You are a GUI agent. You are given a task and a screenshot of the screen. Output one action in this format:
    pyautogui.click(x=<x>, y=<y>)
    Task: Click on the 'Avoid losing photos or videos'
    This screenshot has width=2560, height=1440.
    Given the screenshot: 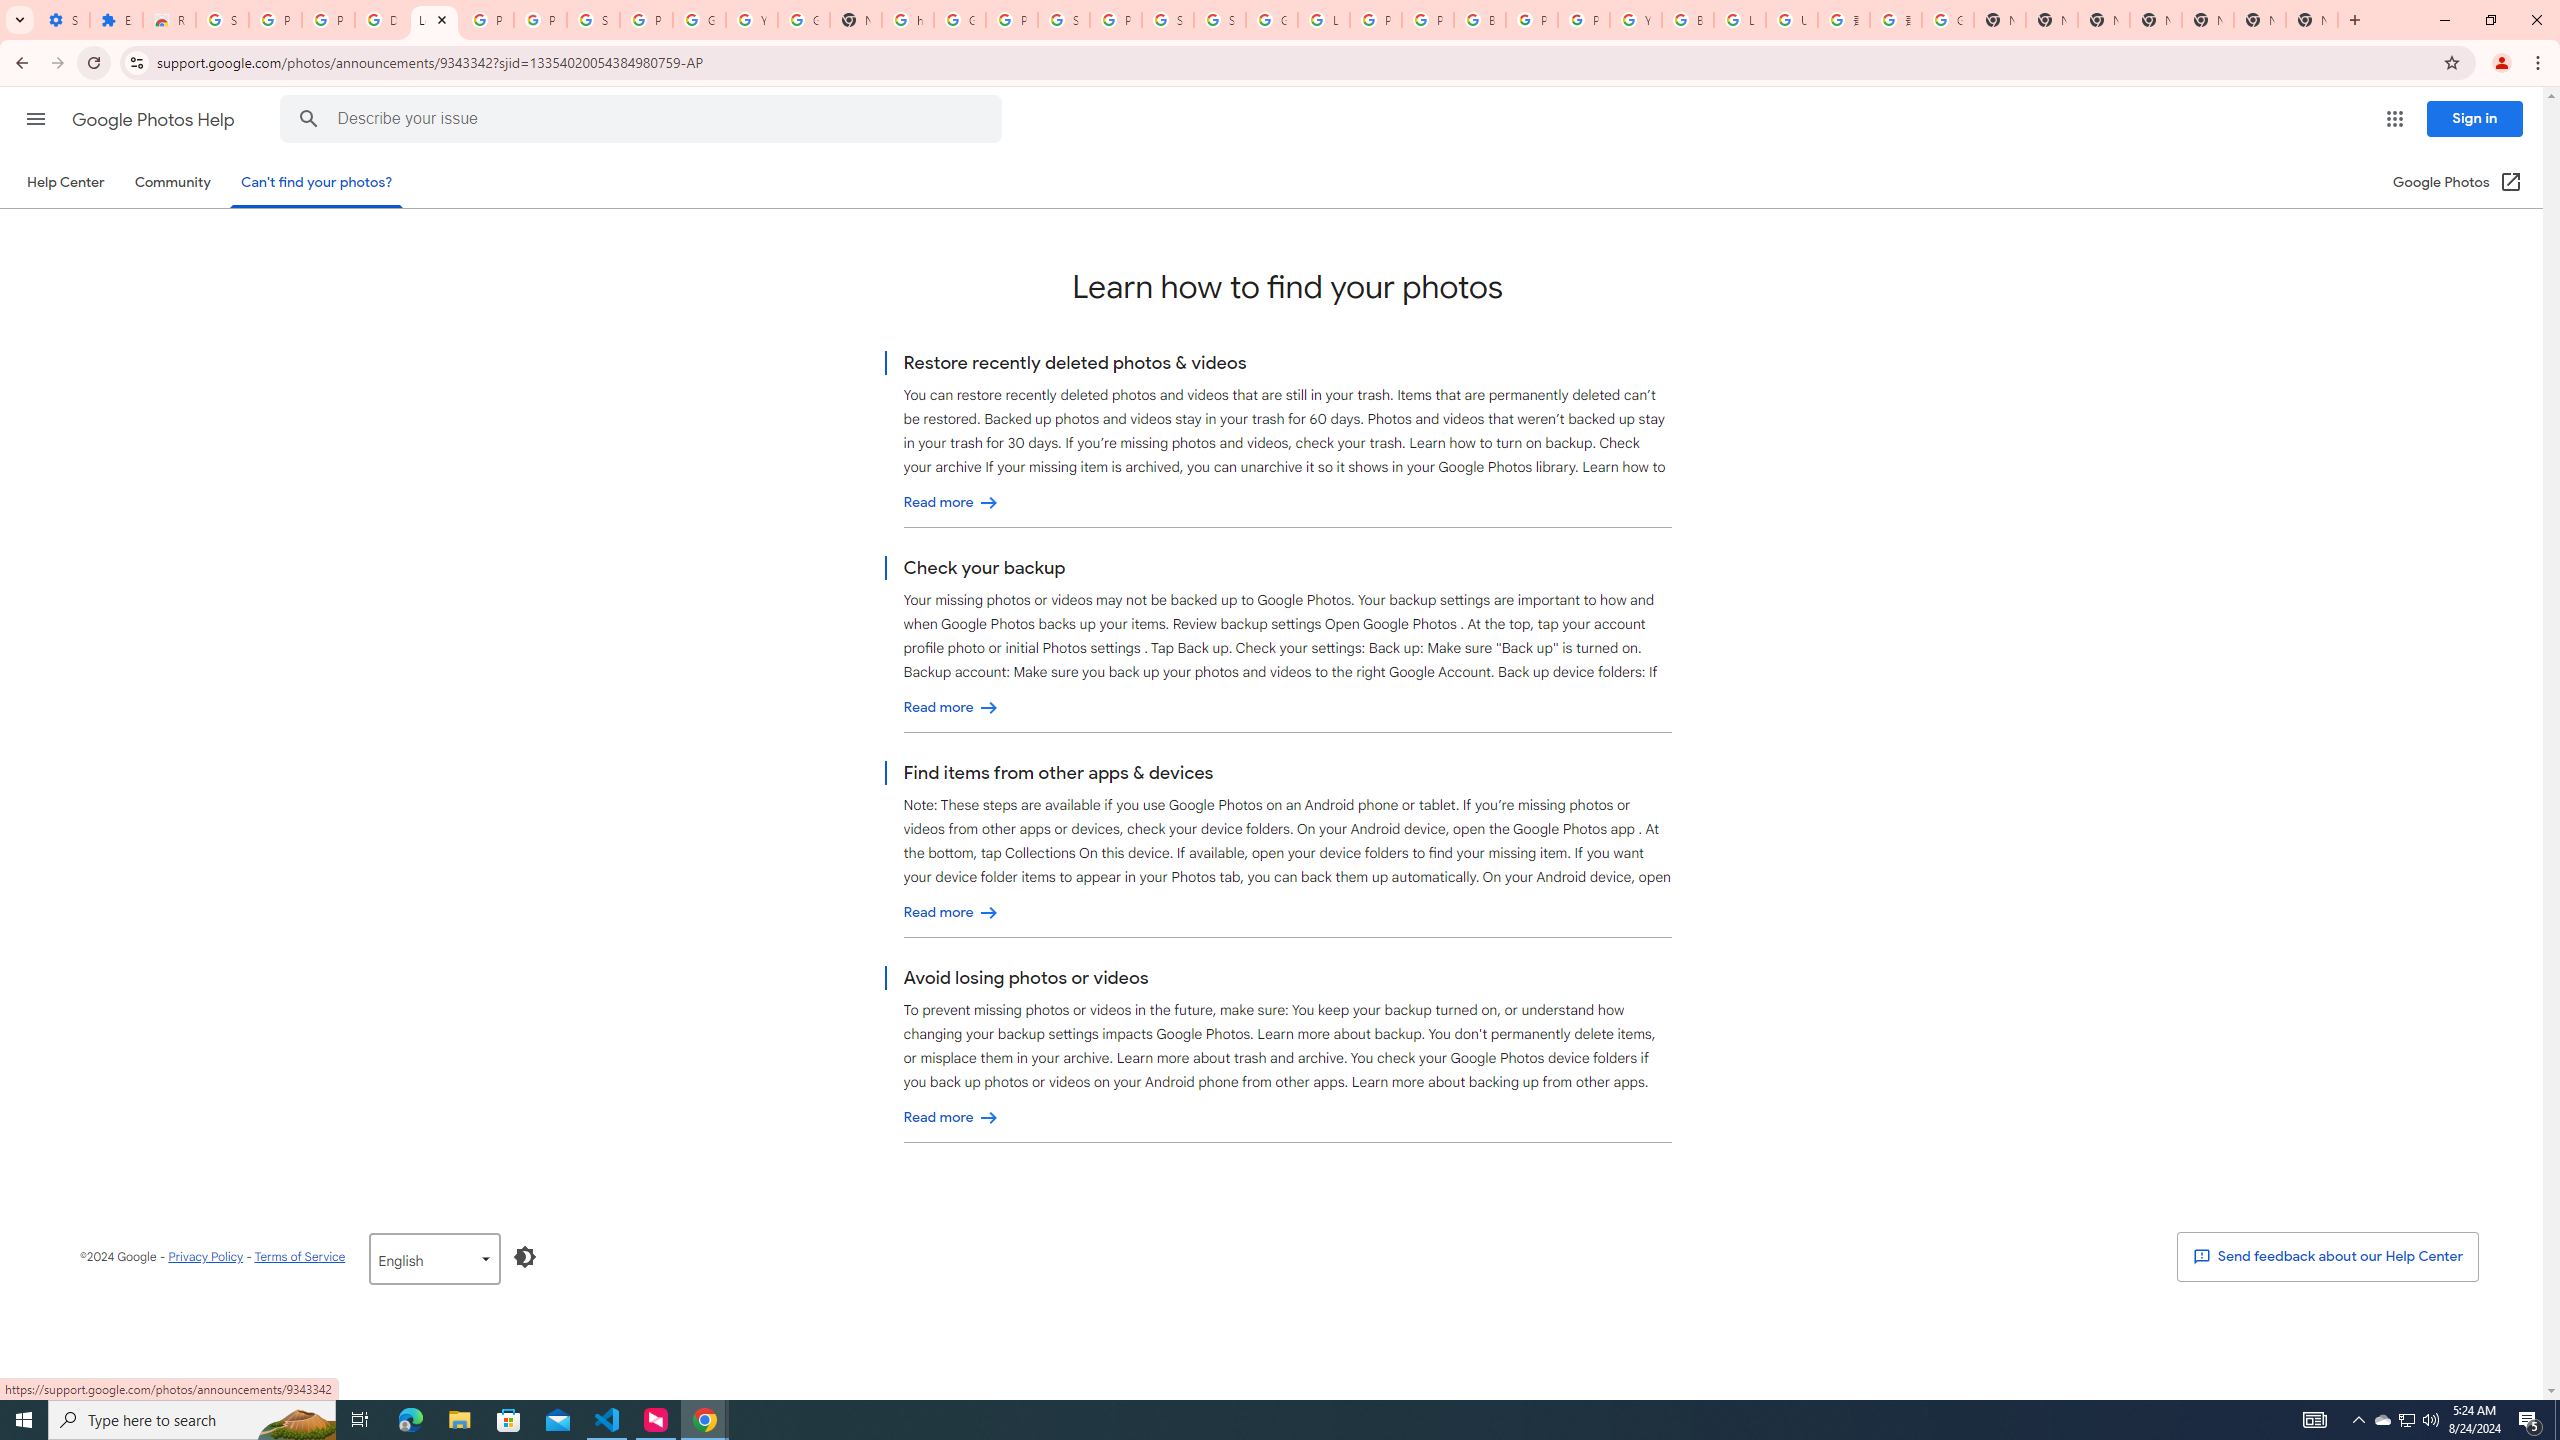 What is the action you would take?
    pyautogui.click(x=951, y=1118)
    